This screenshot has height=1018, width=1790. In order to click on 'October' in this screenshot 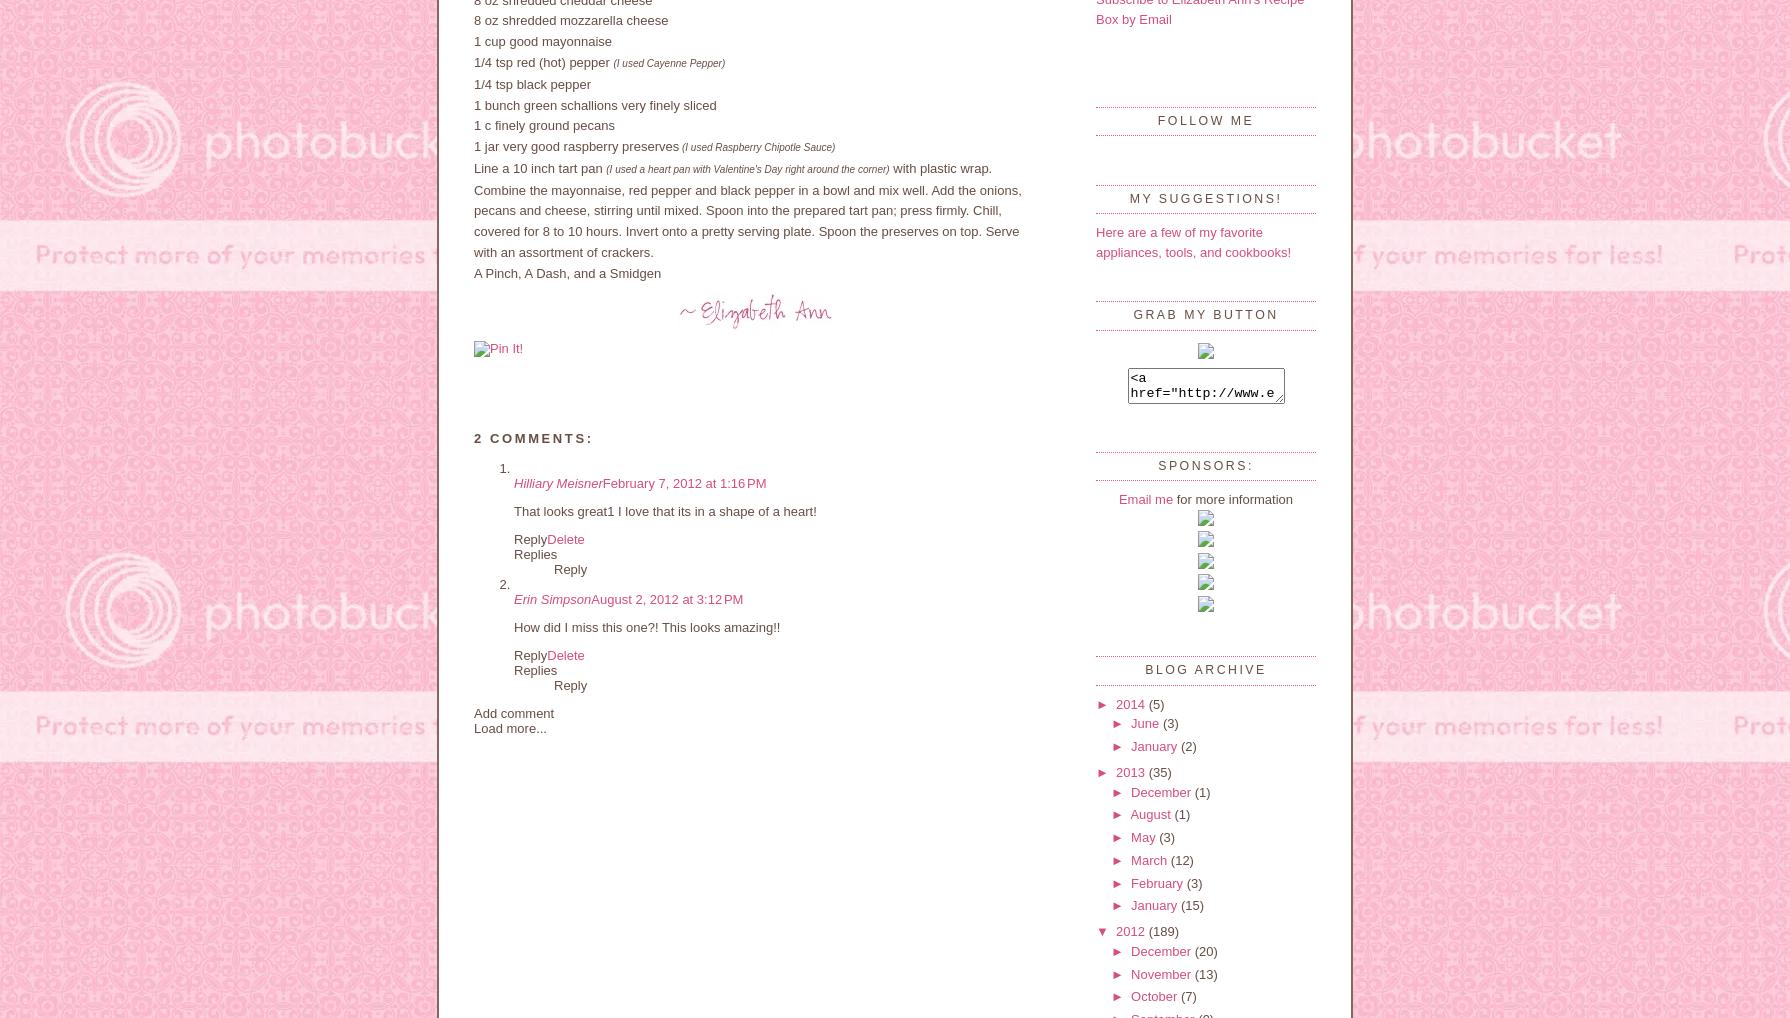, I will do `click(1130, 996)`.